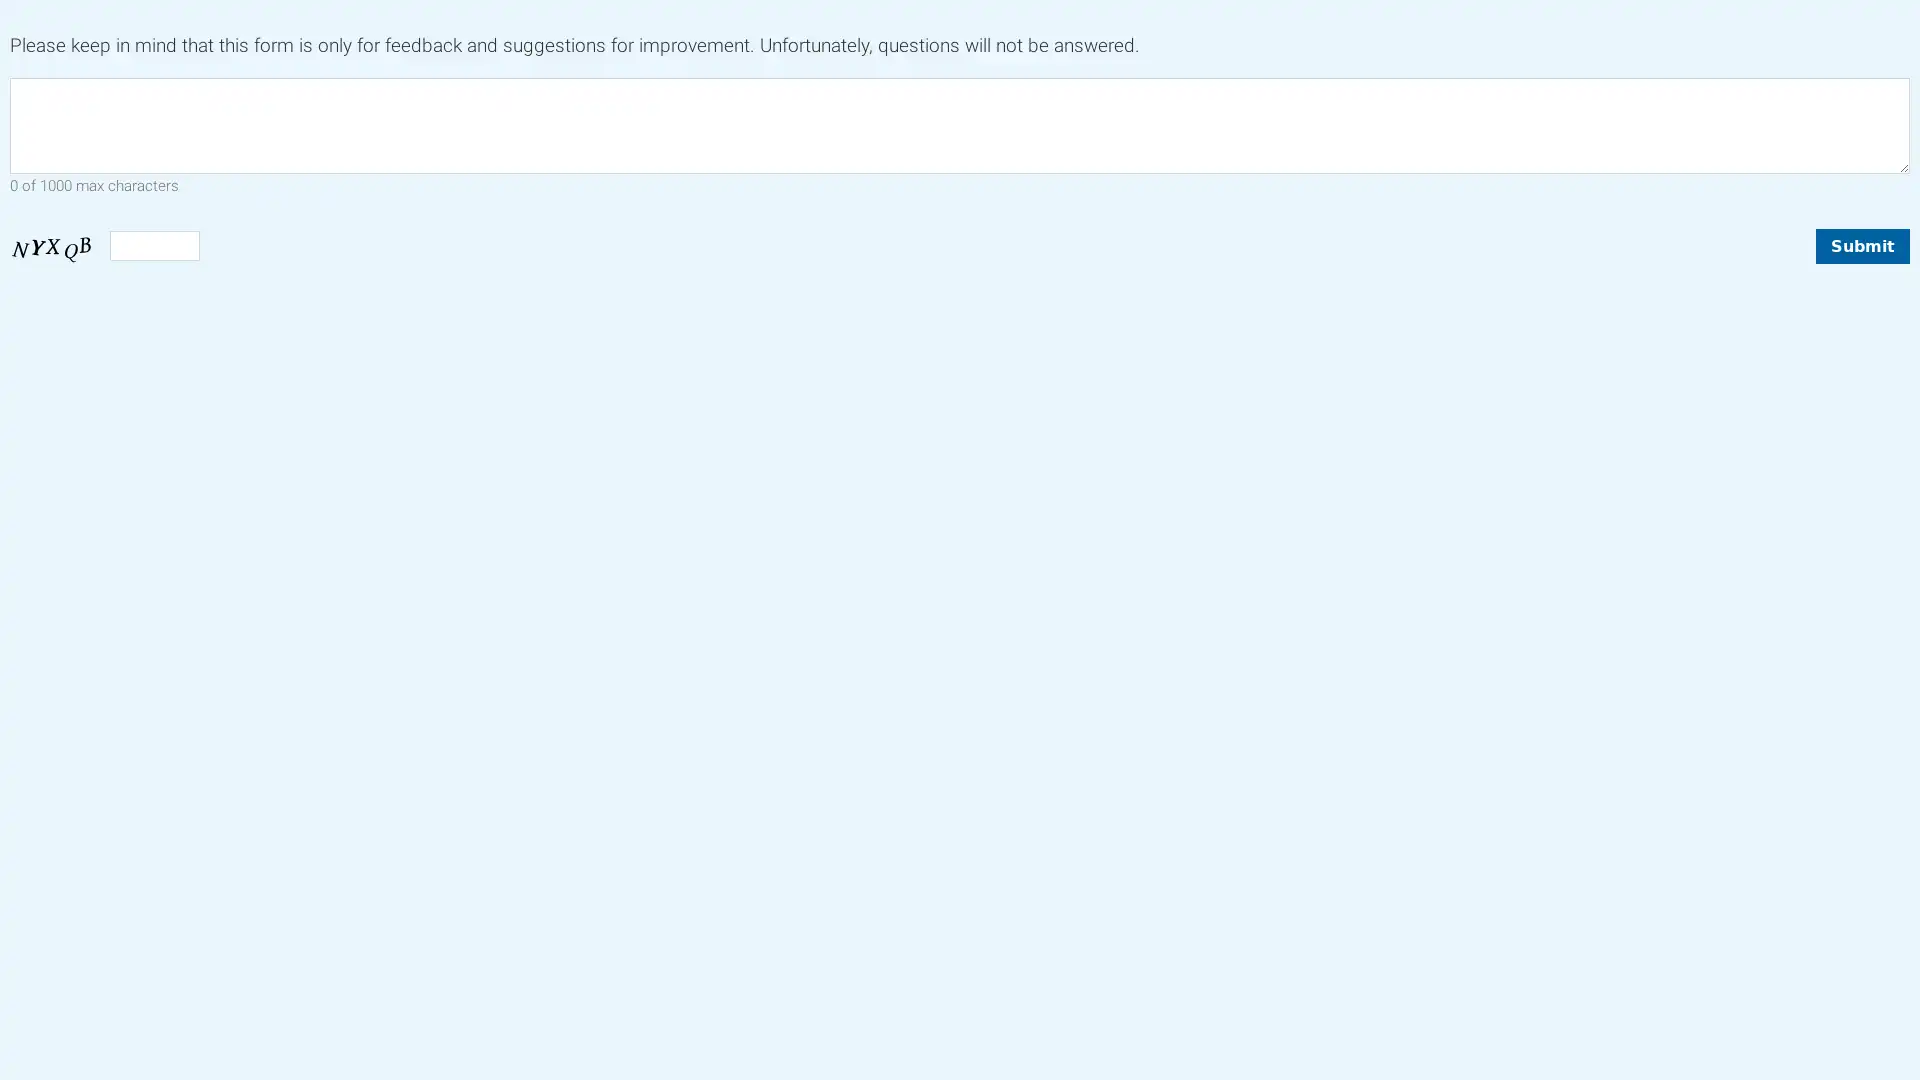  I want to click on Submit, so click(1861, 244).